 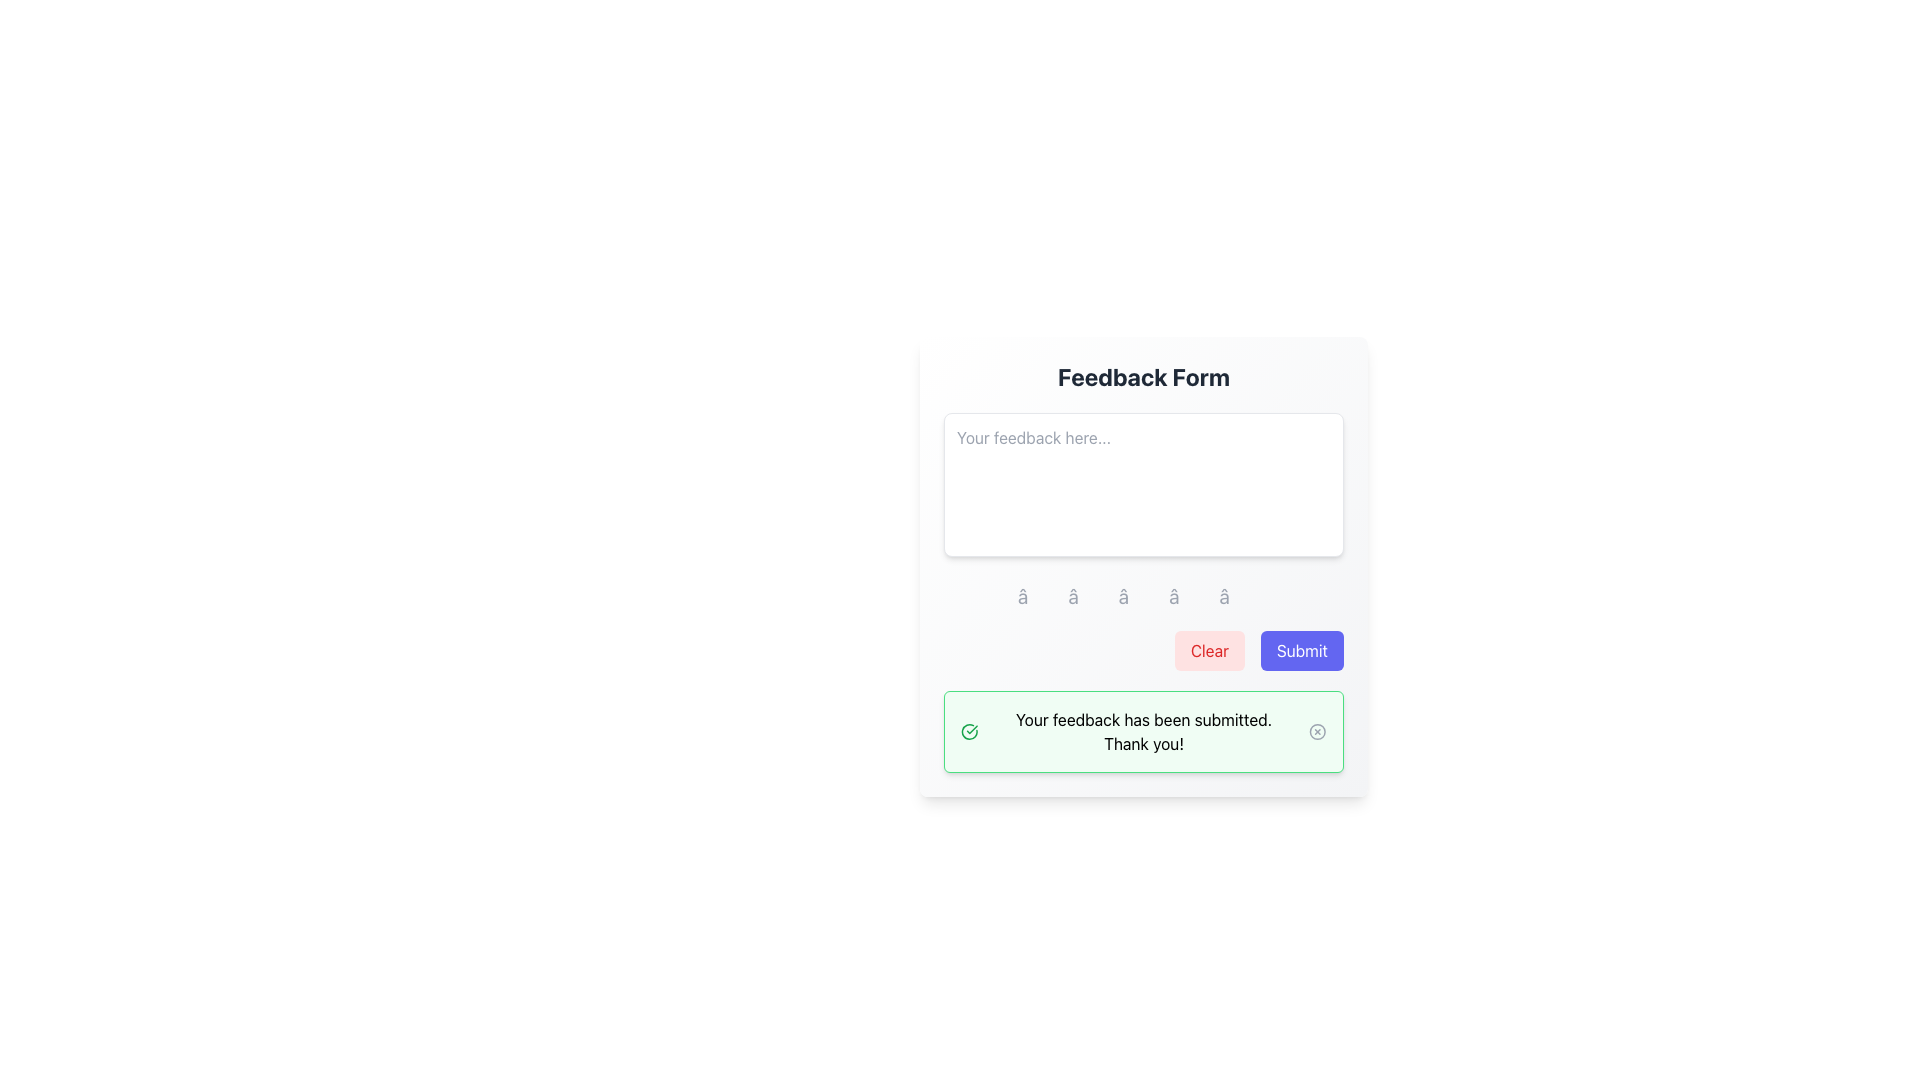 I want to click on header text element that displays 'Feedback Form', which is a bold, large-sized text located at the top of the feedback form layout, so click(x=1143, y=377).